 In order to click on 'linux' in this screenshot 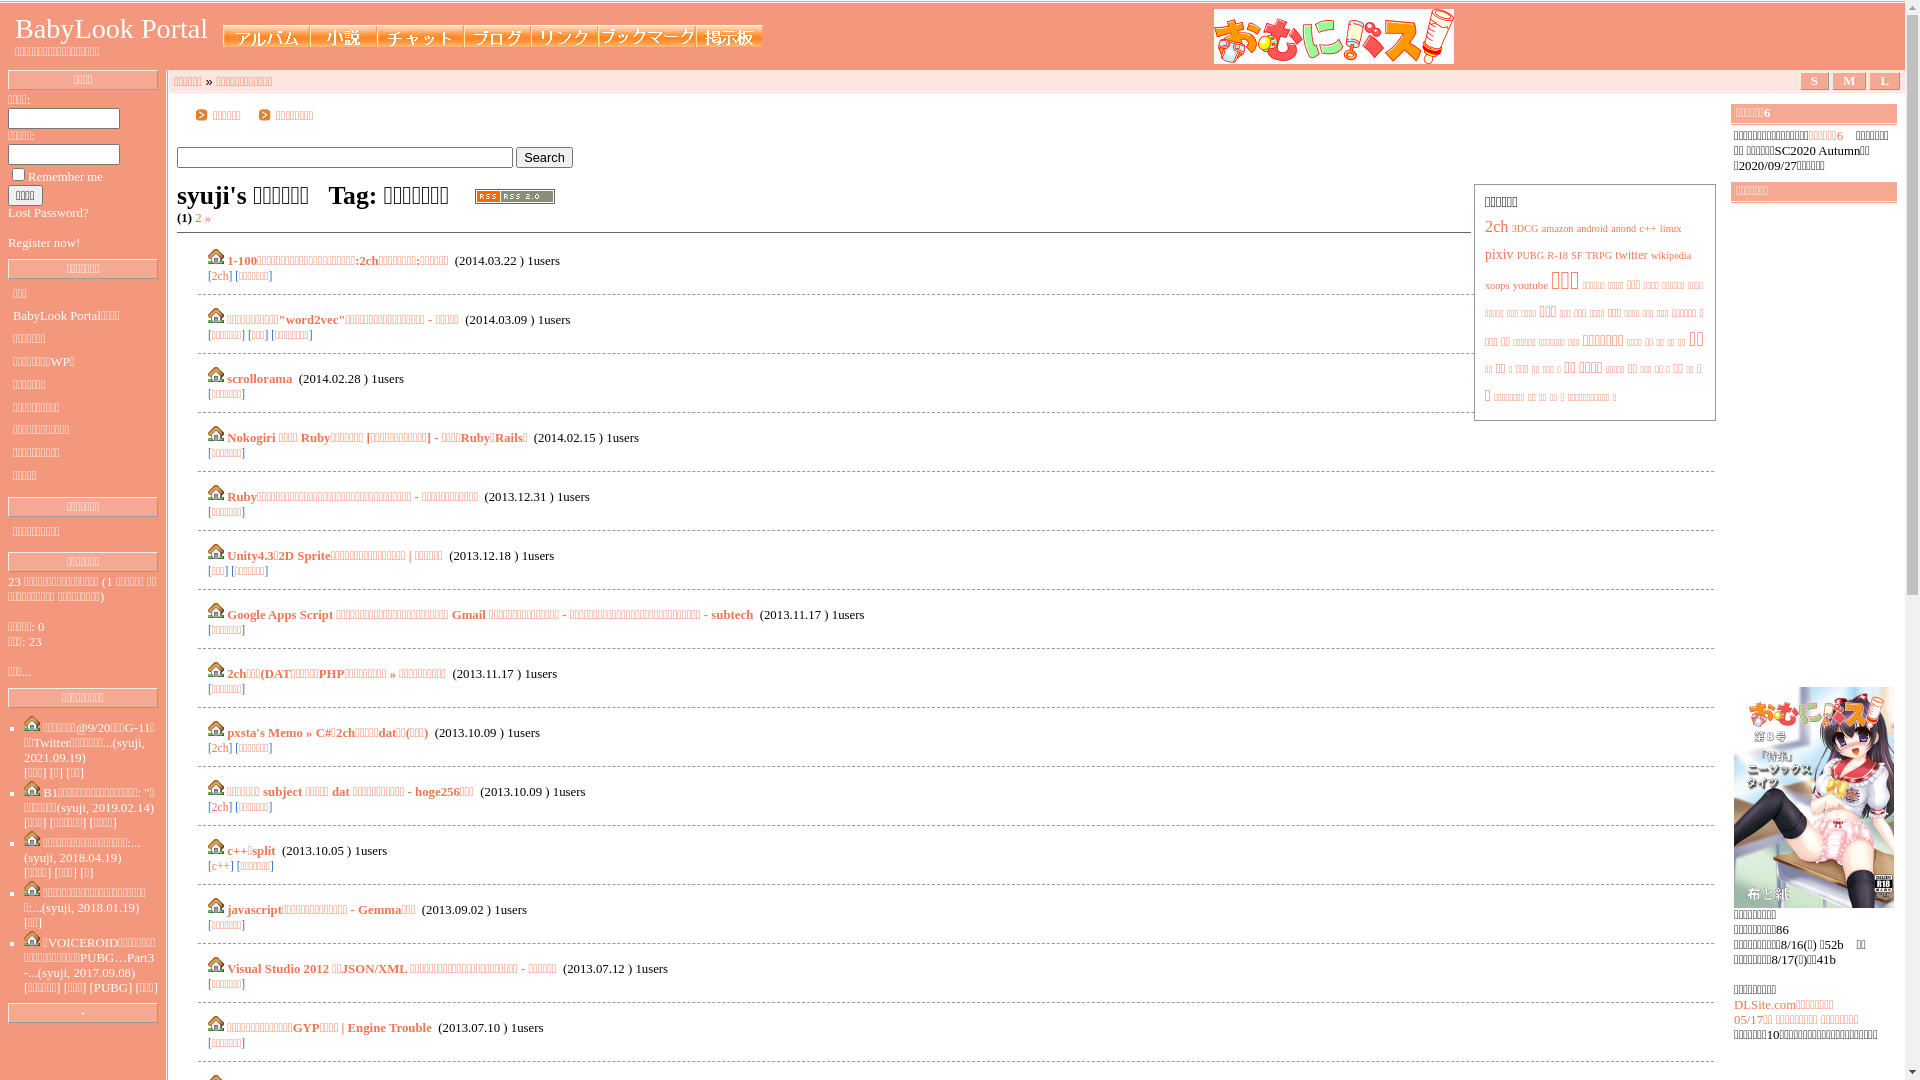, I will do `click(1670, 227)`.